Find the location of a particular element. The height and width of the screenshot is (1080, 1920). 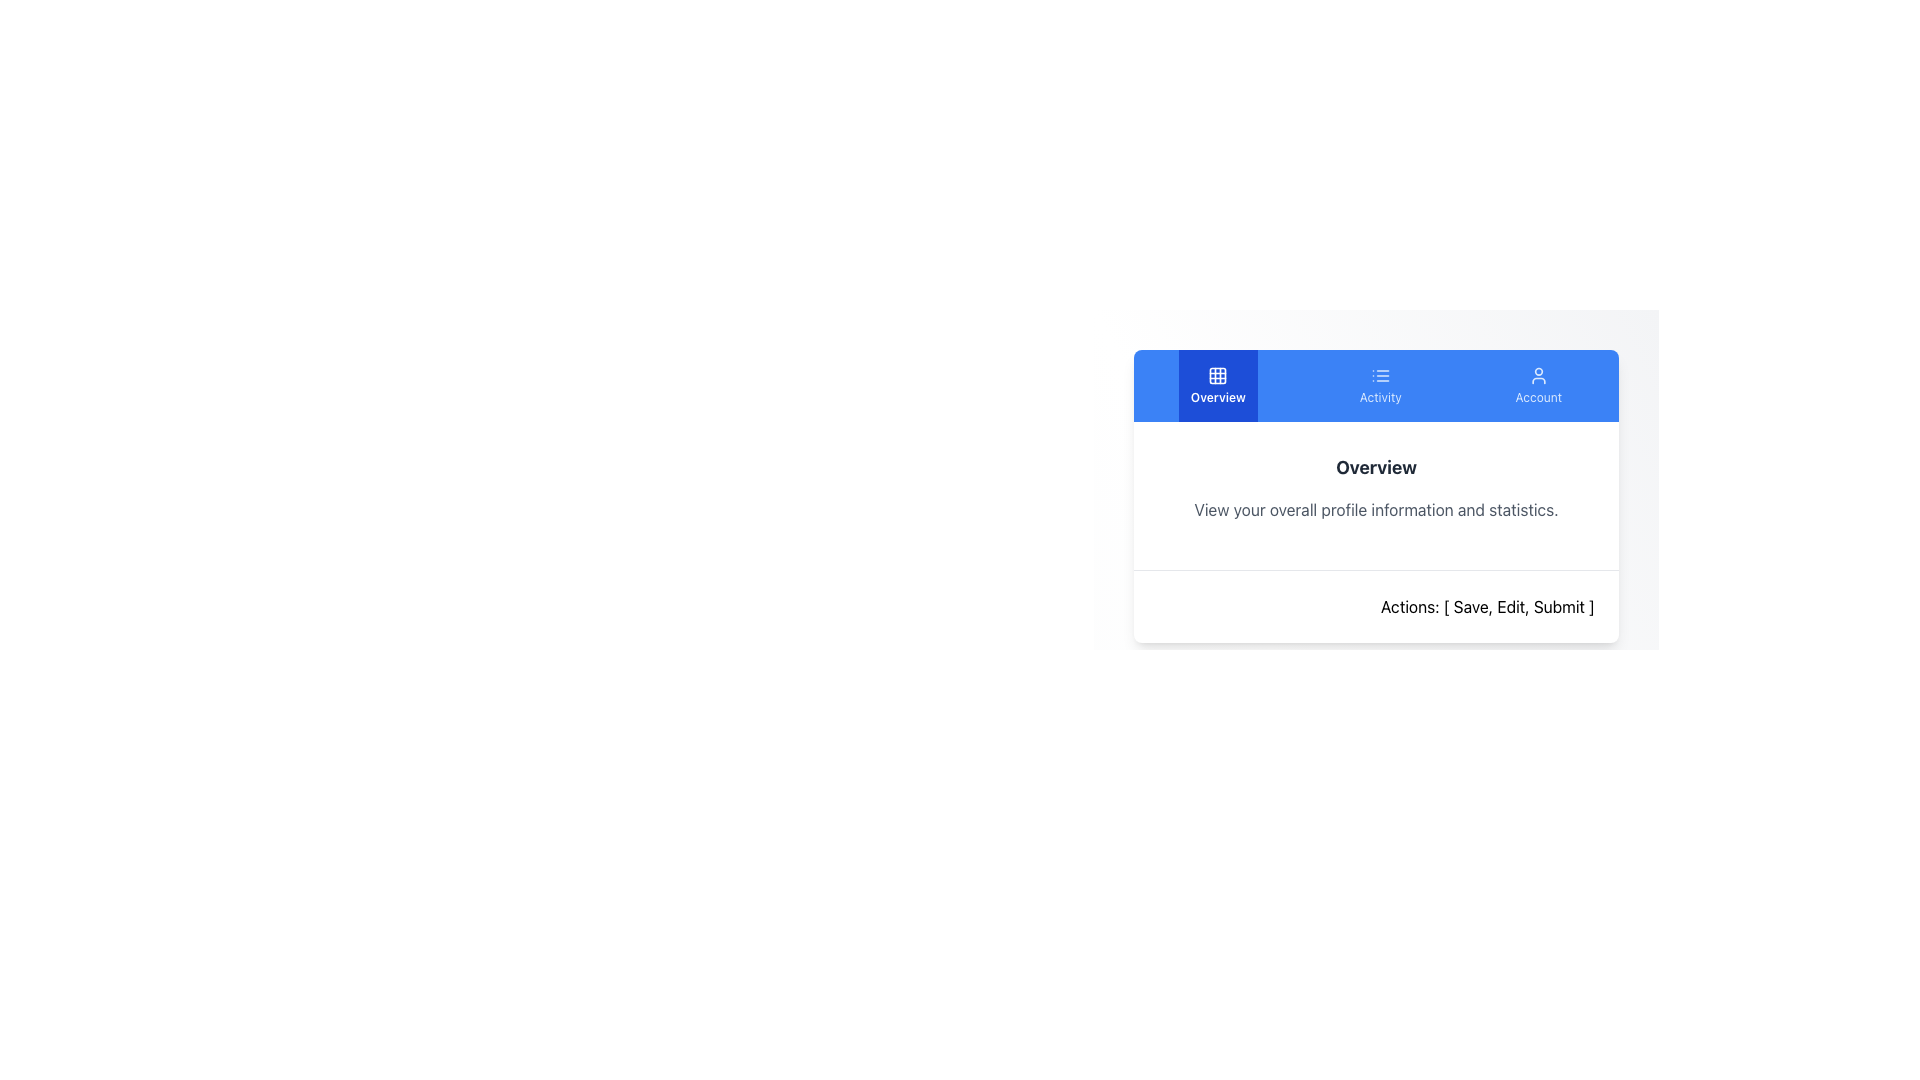

'Activity' icon located in the second button from the left in a row of three buttons at the top of the user interface panel is located at coordinates (1379, 375).